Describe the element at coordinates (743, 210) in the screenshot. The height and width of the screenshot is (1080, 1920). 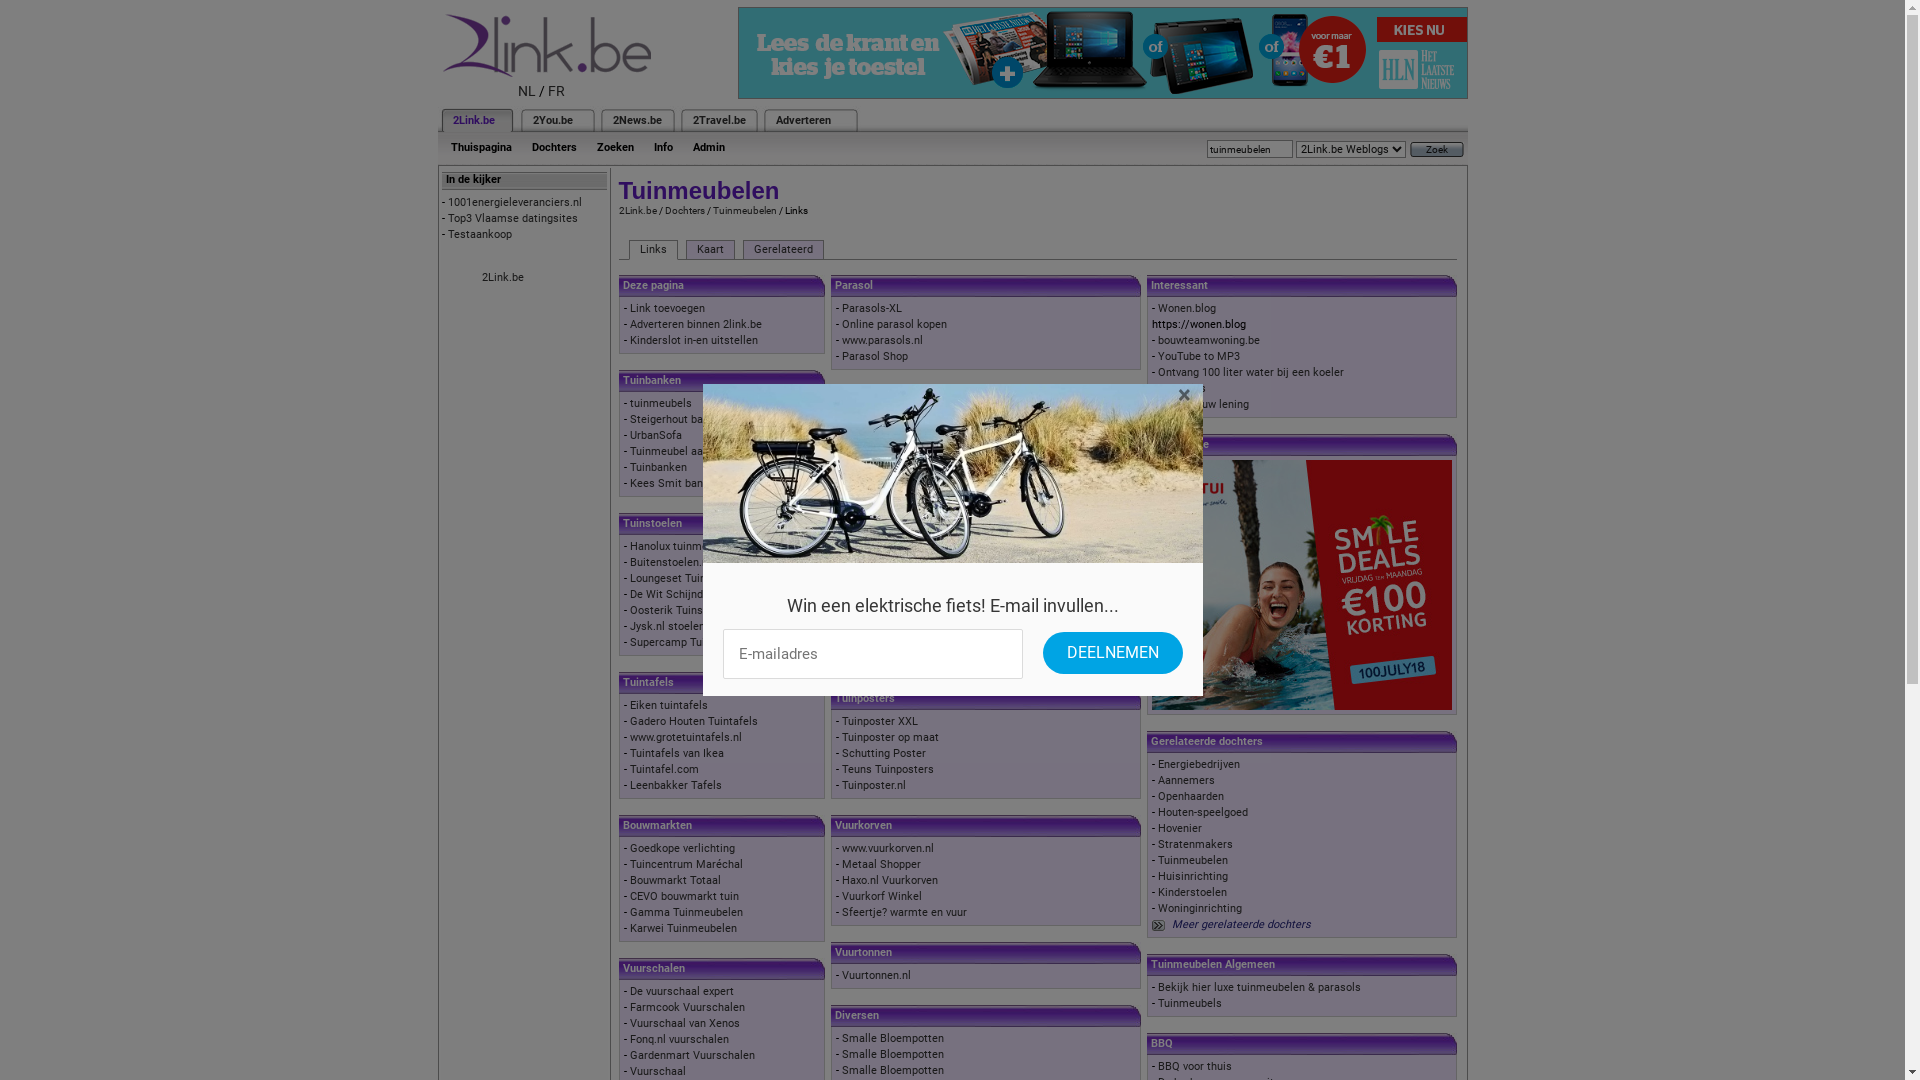
I see `'Tuinmeubelen'` at that location.